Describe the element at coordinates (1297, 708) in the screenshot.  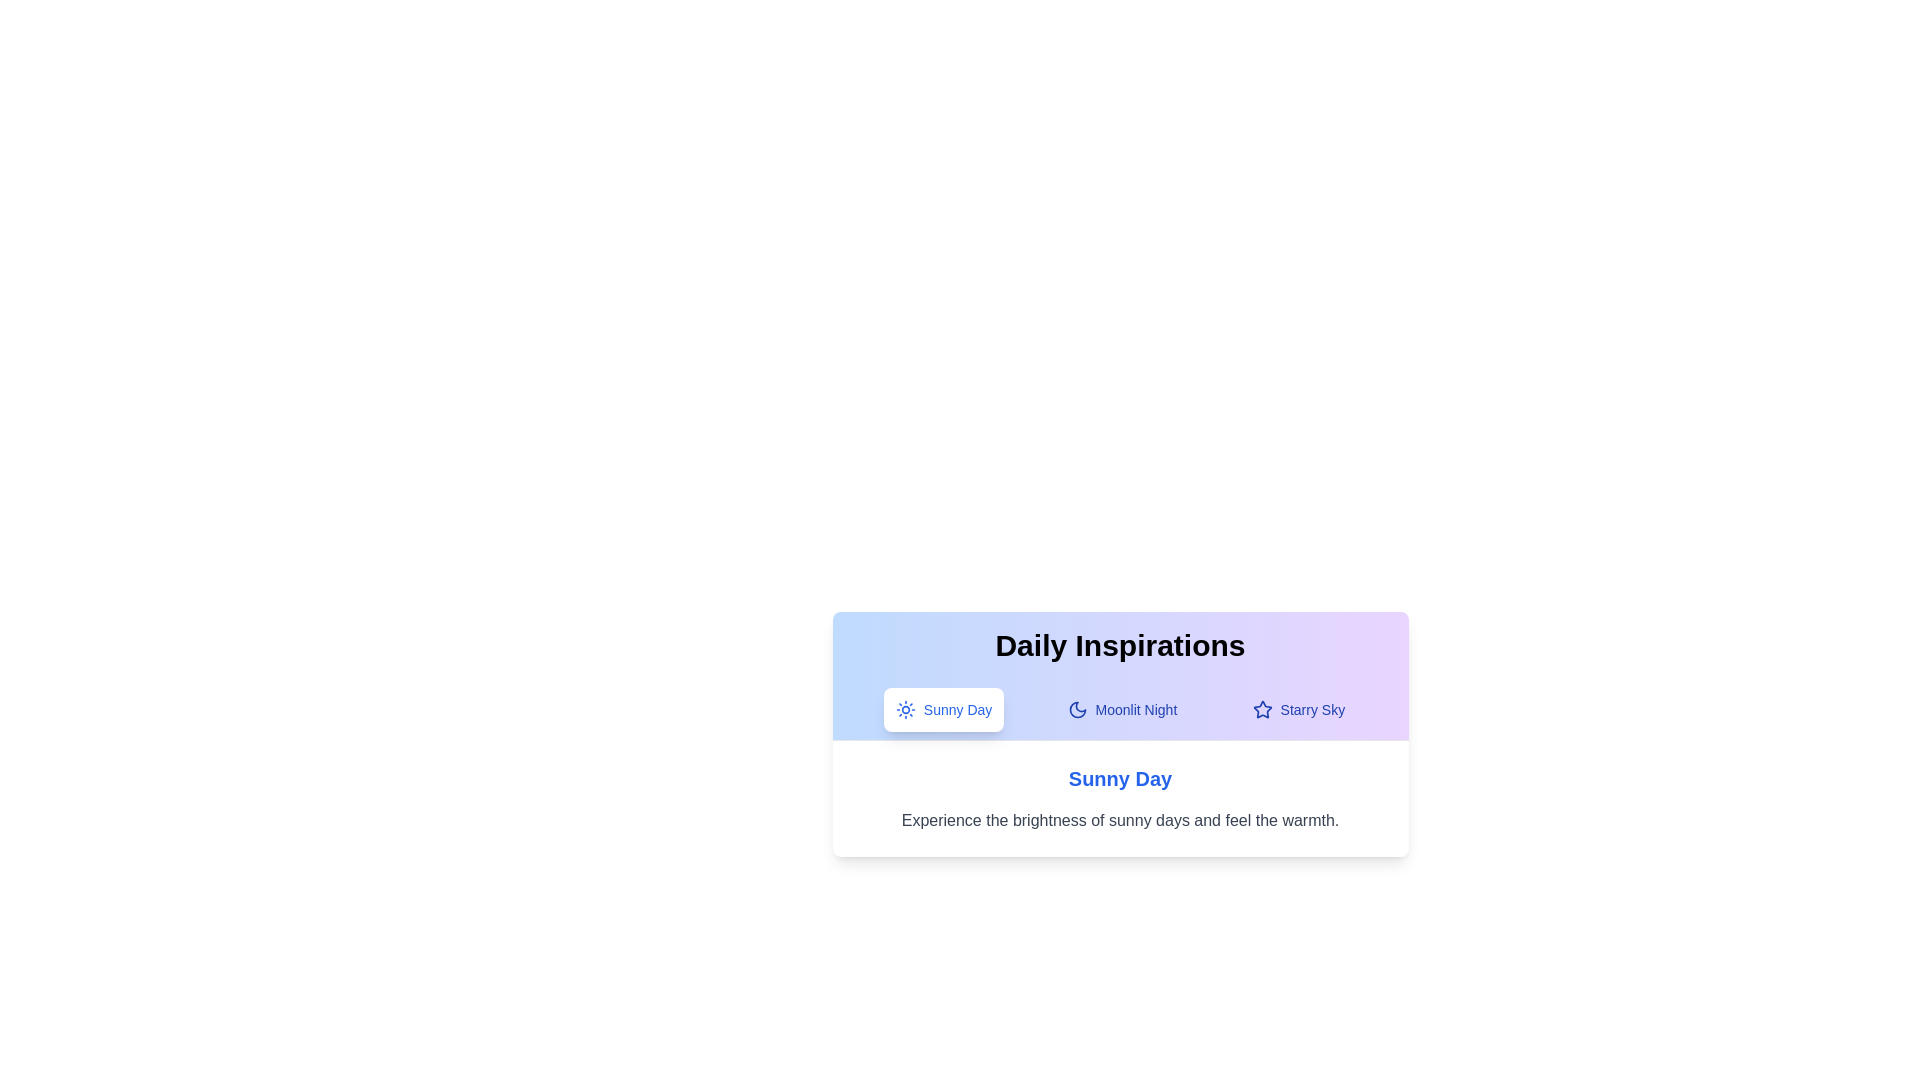
I see `the tab labeled Starry Sky to display its content` at that location.